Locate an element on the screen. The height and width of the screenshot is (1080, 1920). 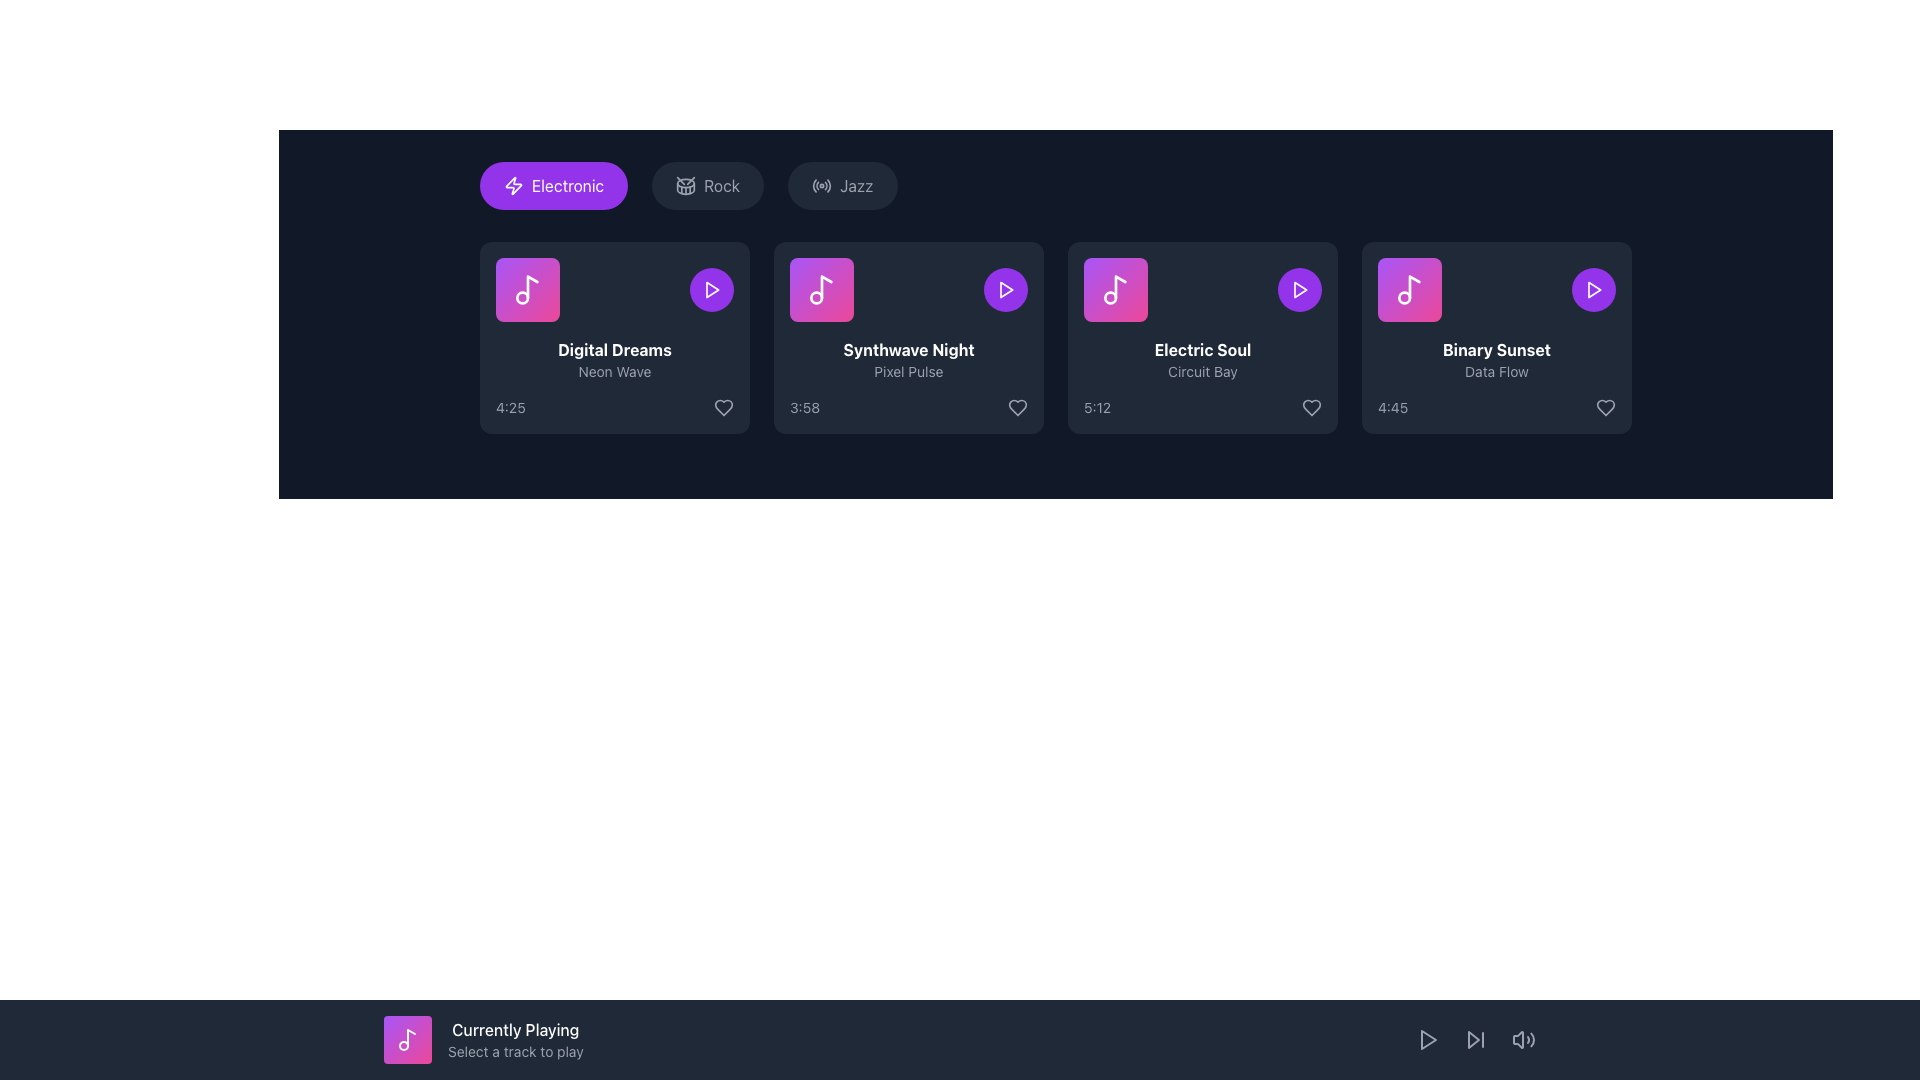
the label that selects the 'Electronic' genre, which is the first label in a horizontal row of genre tags with a purple background and rounded corners is located at coordinates (566, 185).